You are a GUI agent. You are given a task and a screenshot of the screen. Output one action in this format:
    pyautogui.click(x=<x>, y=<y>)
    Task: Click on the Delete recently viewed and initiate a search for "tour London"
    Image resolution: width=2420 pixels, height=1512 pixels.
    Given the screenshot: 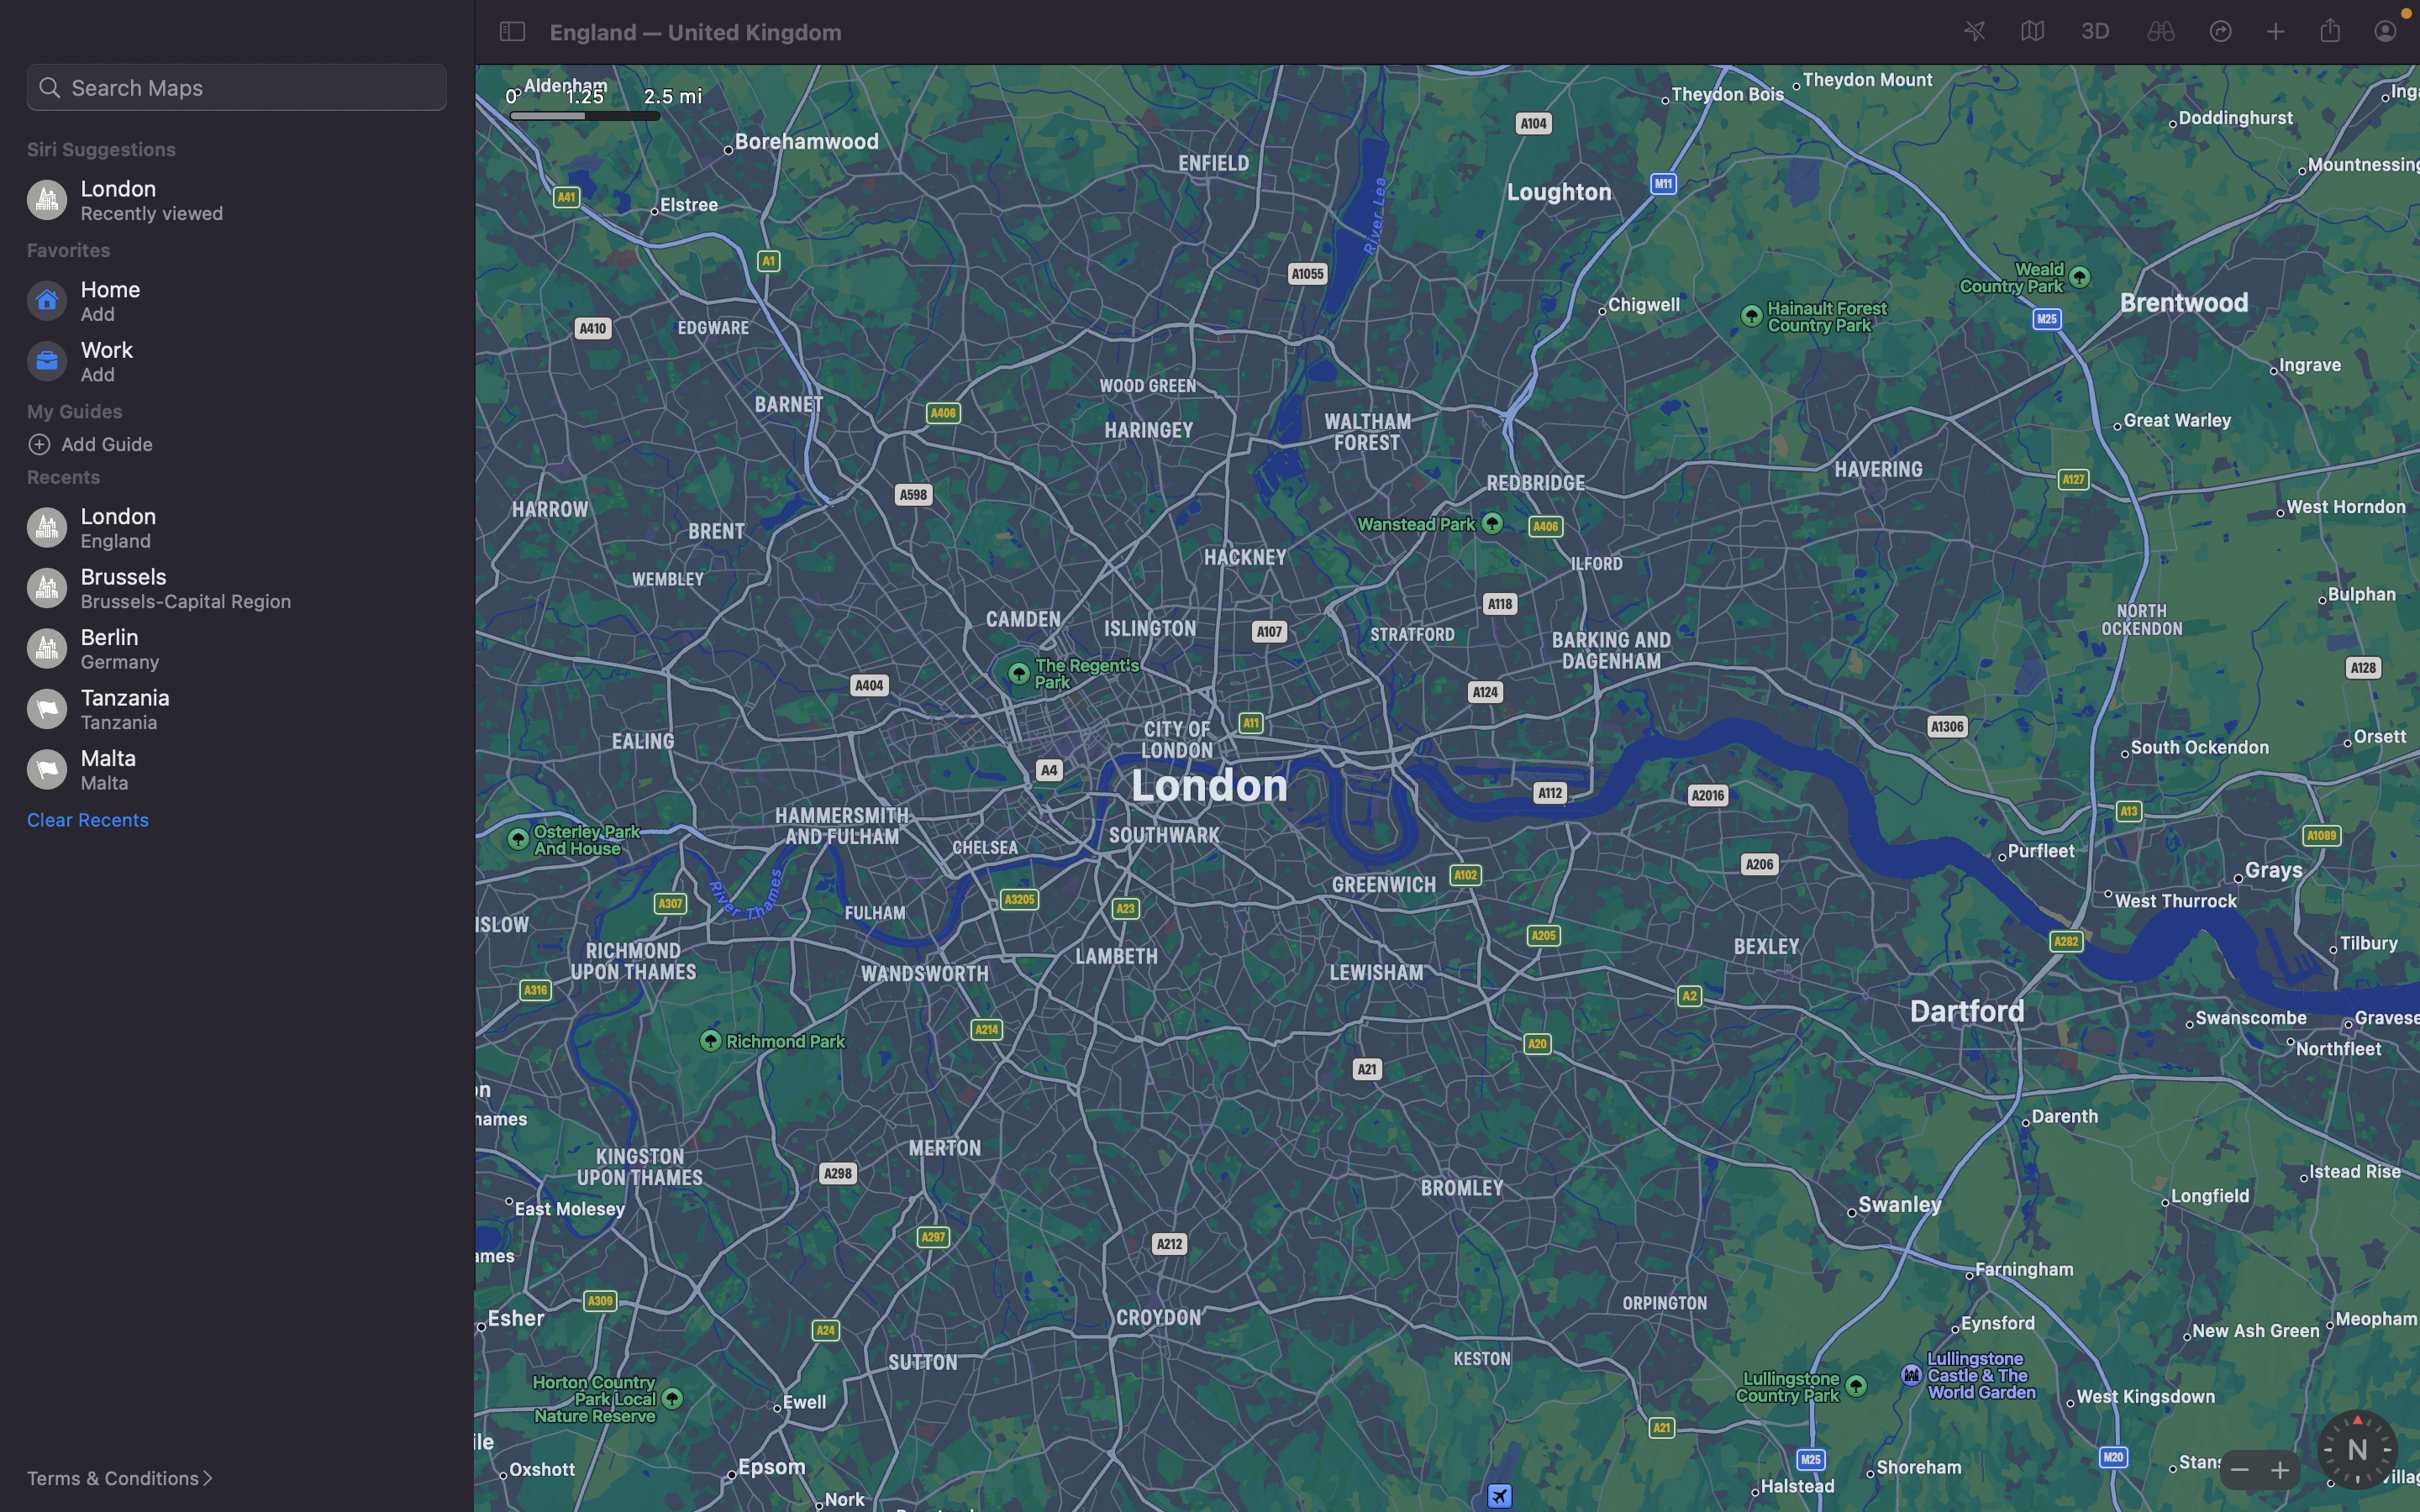 What is the action you would take?
    pyautogui.click(x=91, y=819)
    